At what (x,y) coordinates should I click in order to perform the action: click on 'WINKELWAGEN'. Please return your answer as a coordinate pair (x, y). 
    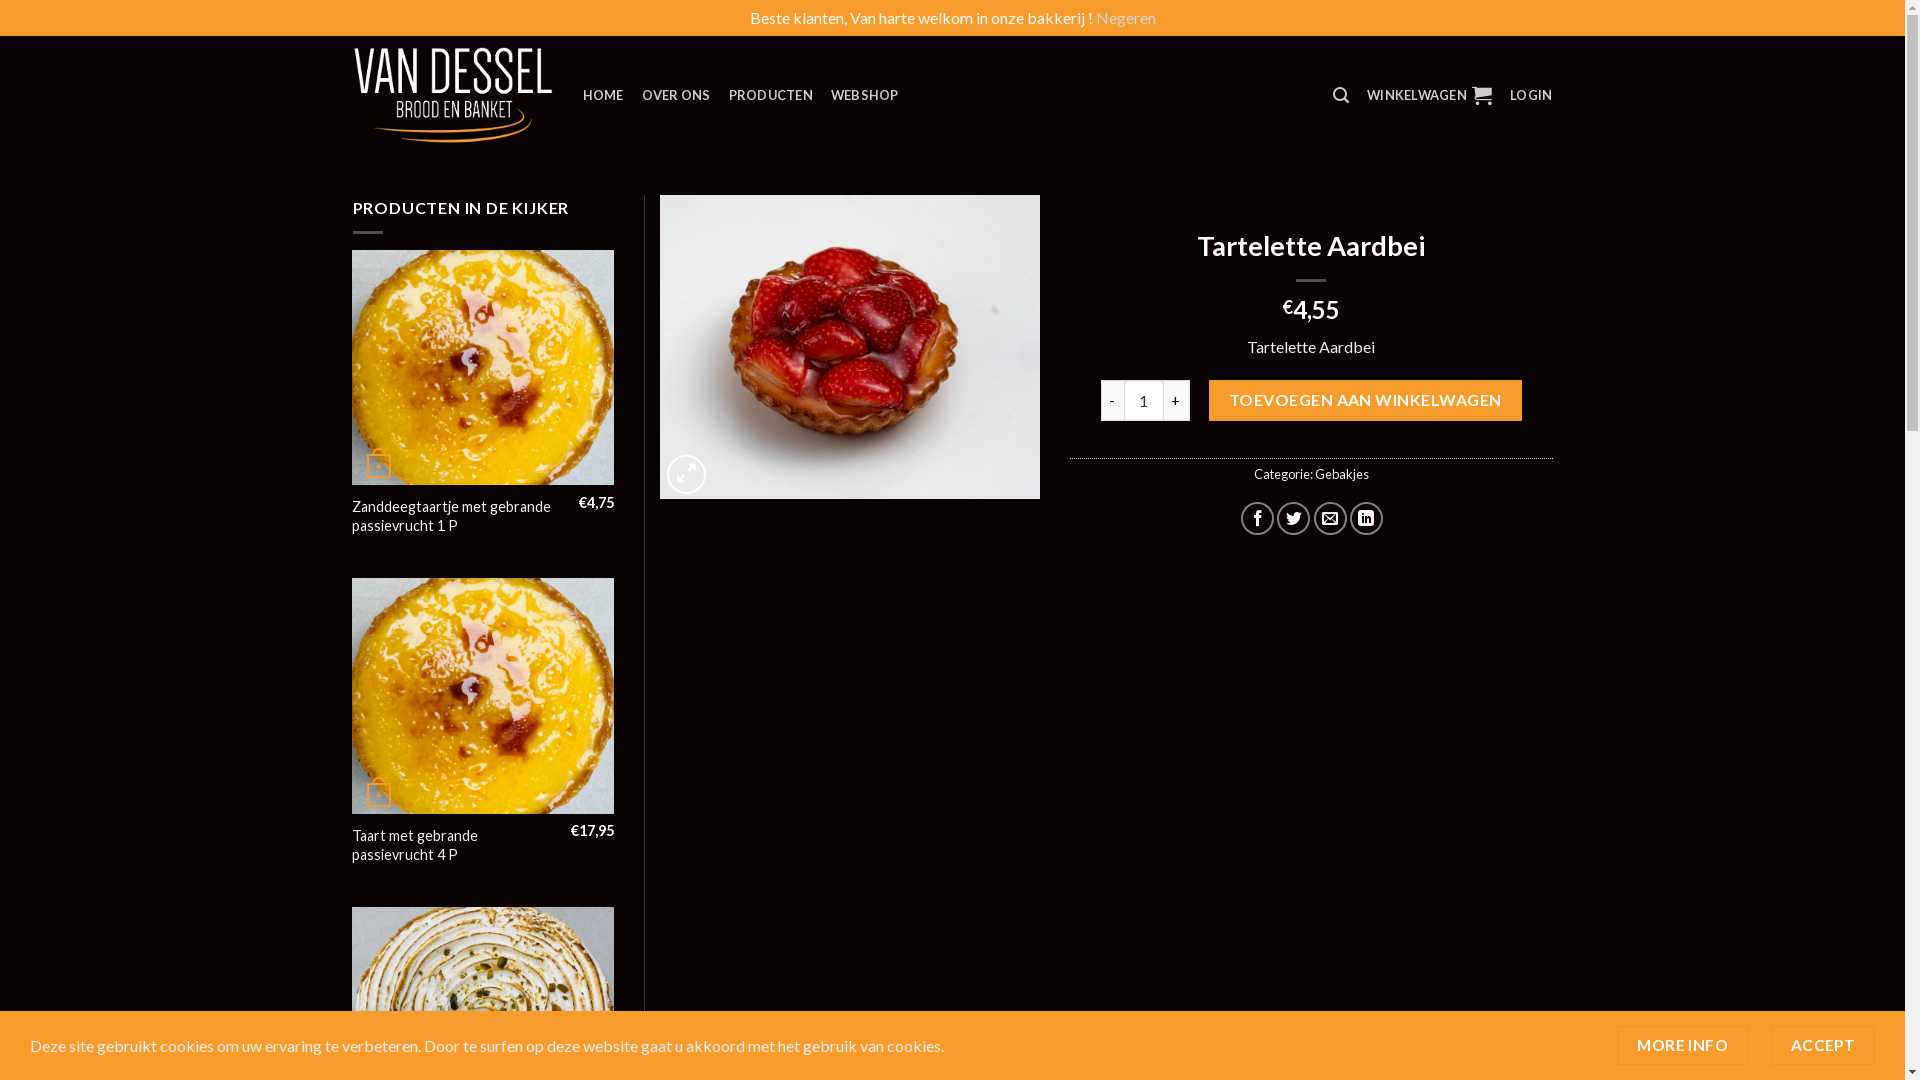
    Looking at the image, I should click on (1428, 95).